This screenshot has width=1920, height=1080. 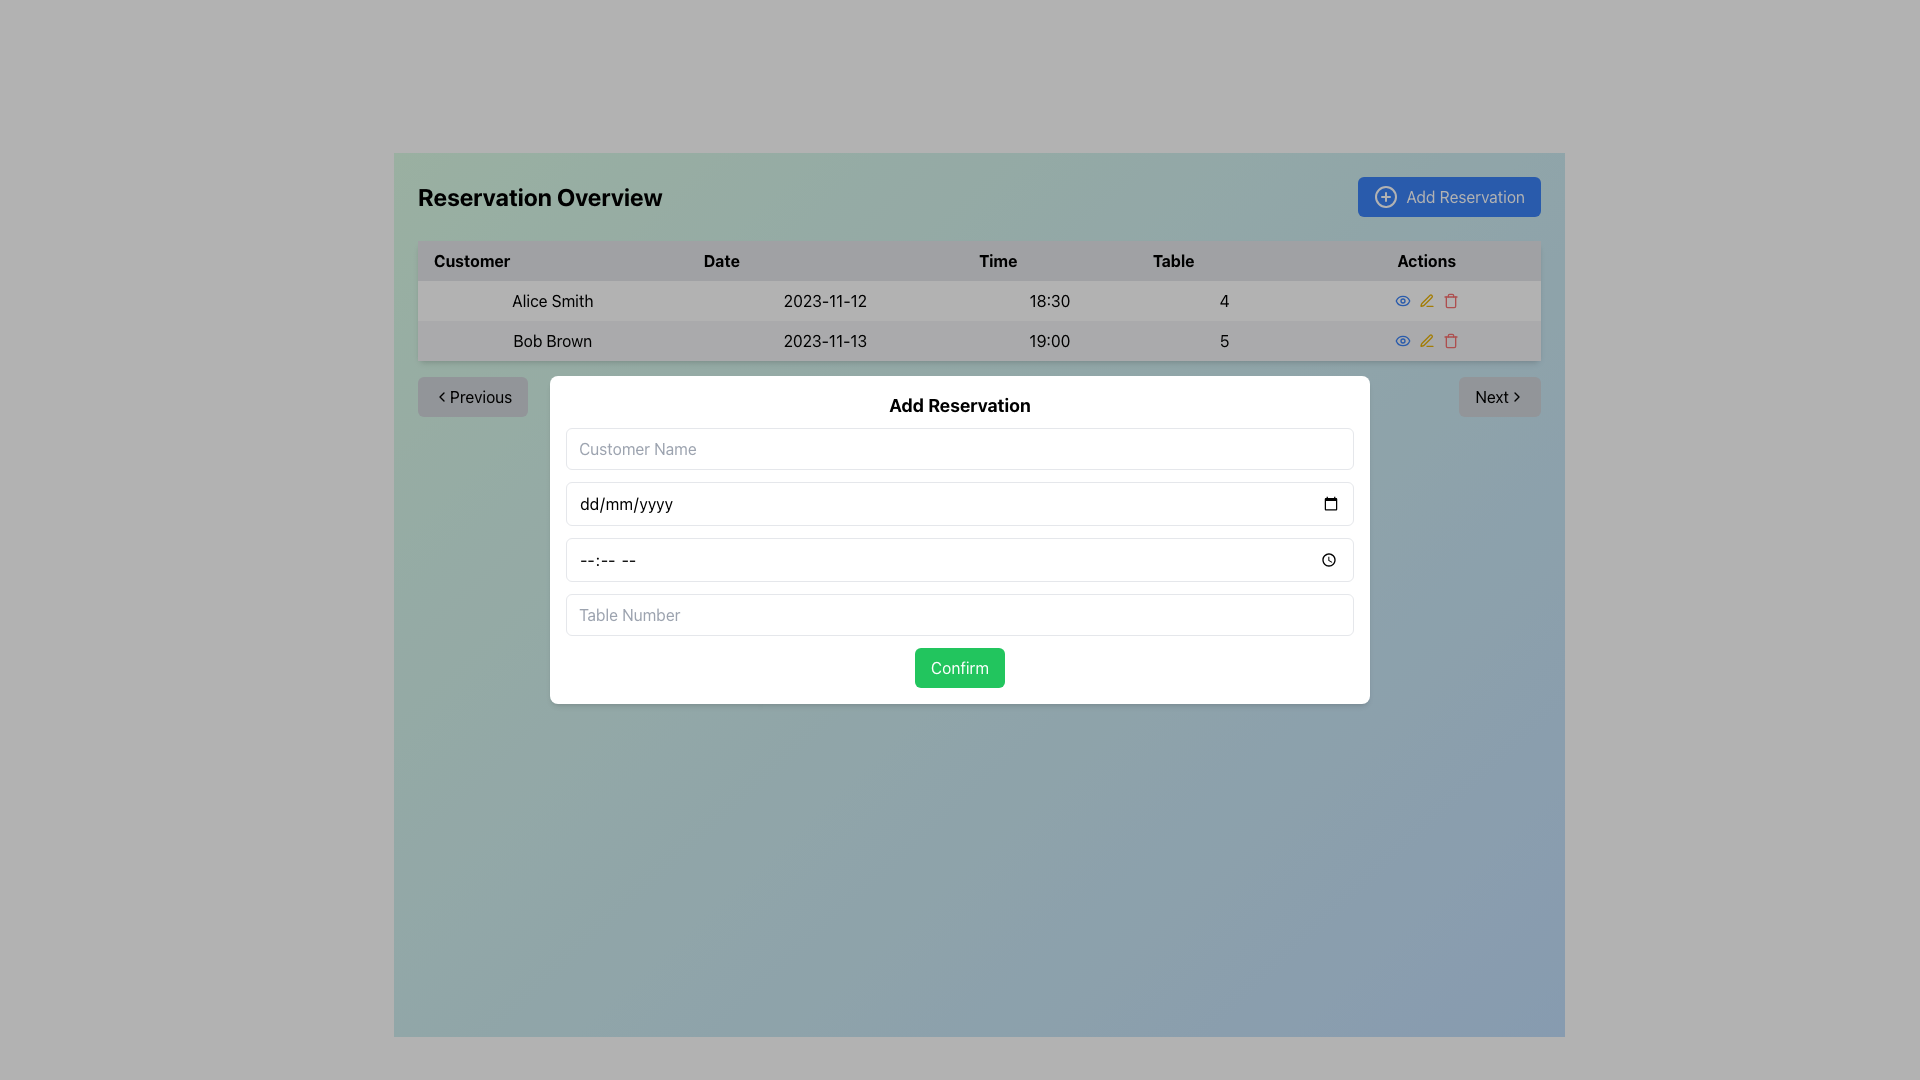 I want to click on the edit icon for the reservation entry of Bob Brown in the 'Actions' column, so click(x=1425, y=300).